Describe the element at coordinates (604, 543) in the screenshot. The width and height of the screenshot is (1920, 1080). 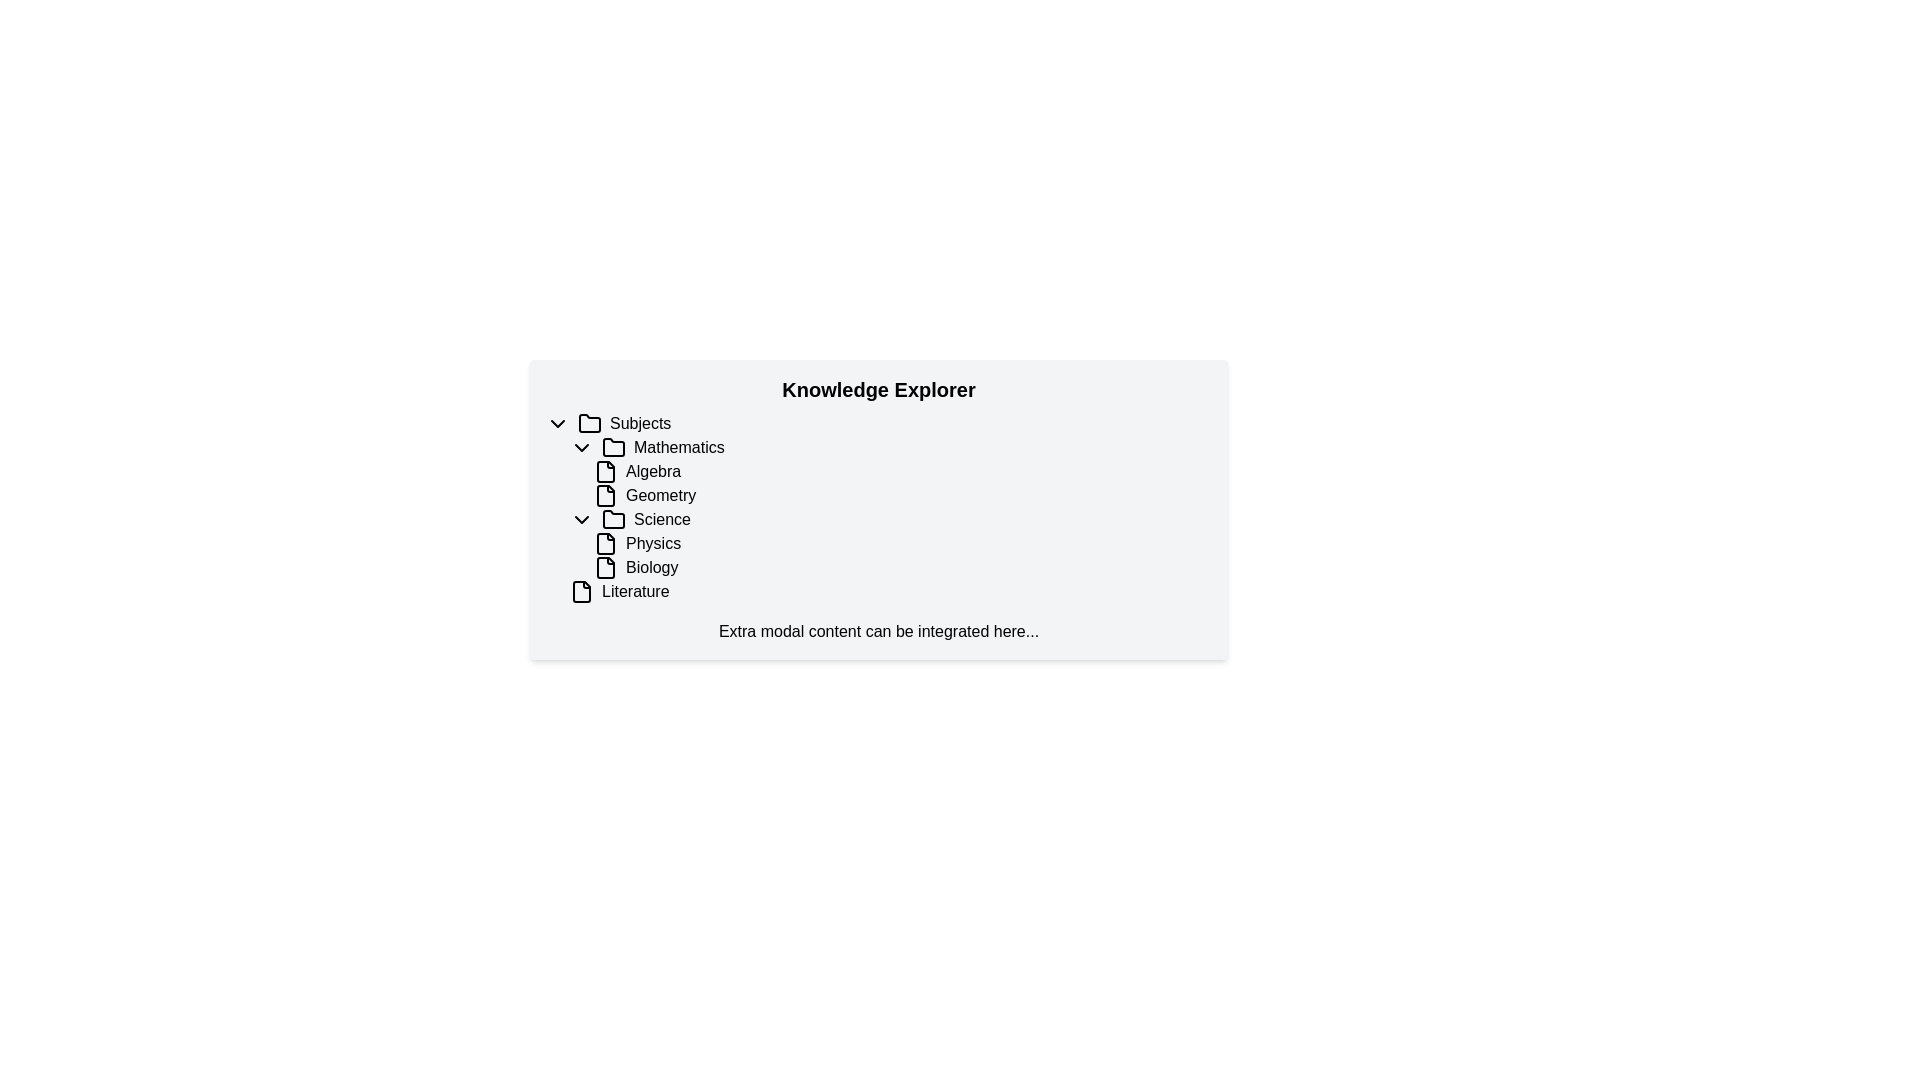
I see `the SVG icon representing the 'Physics' entry` at that location.